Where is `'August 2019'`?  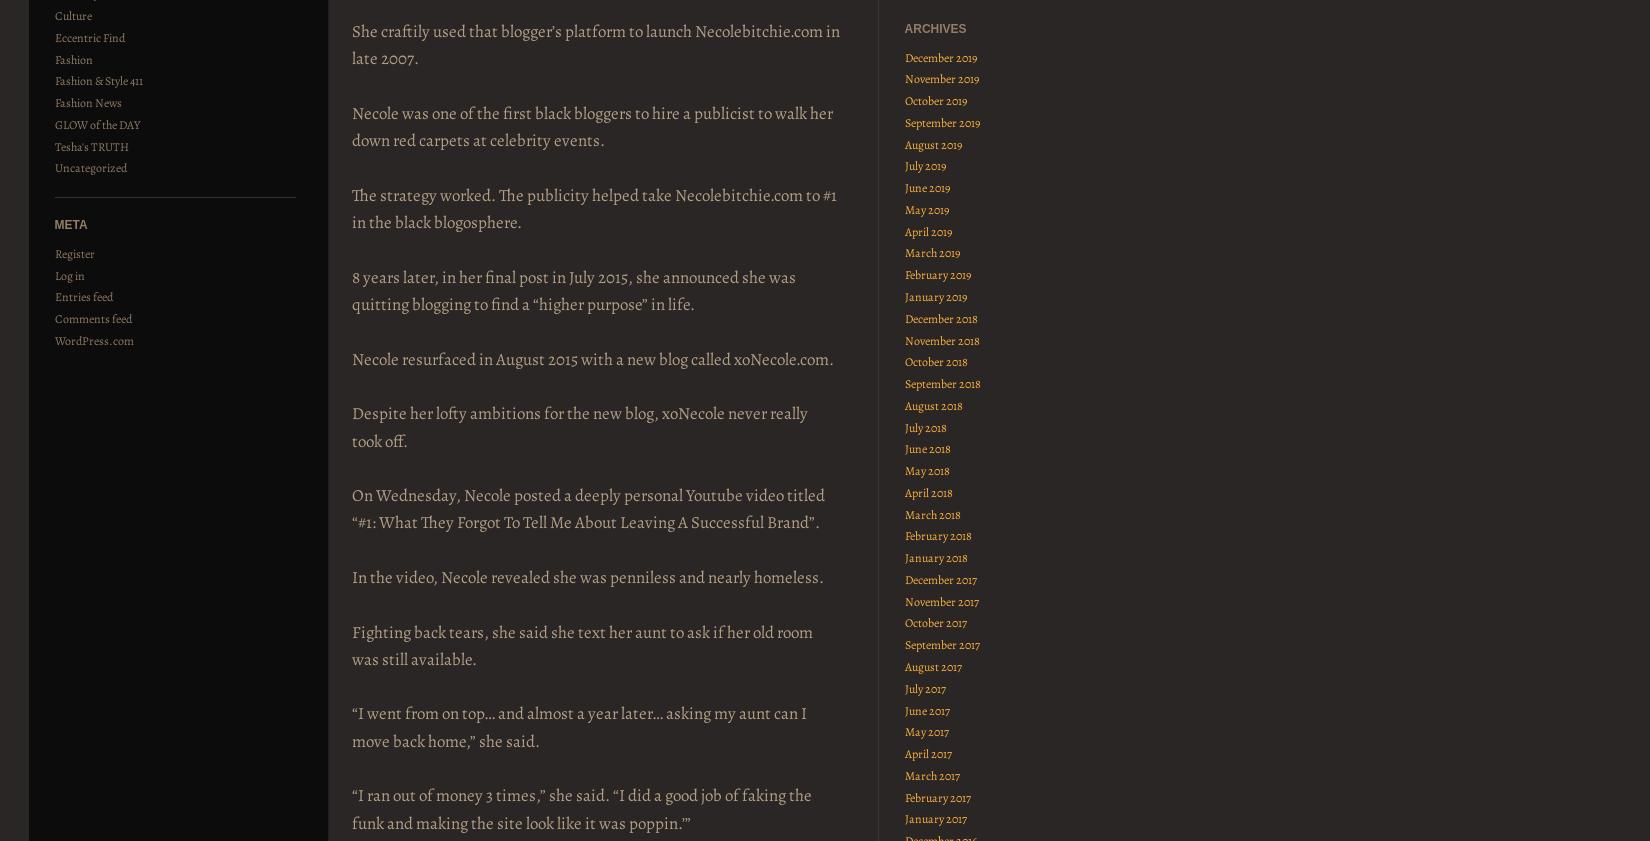
'August 2019' is located at coordinates (932, 142).